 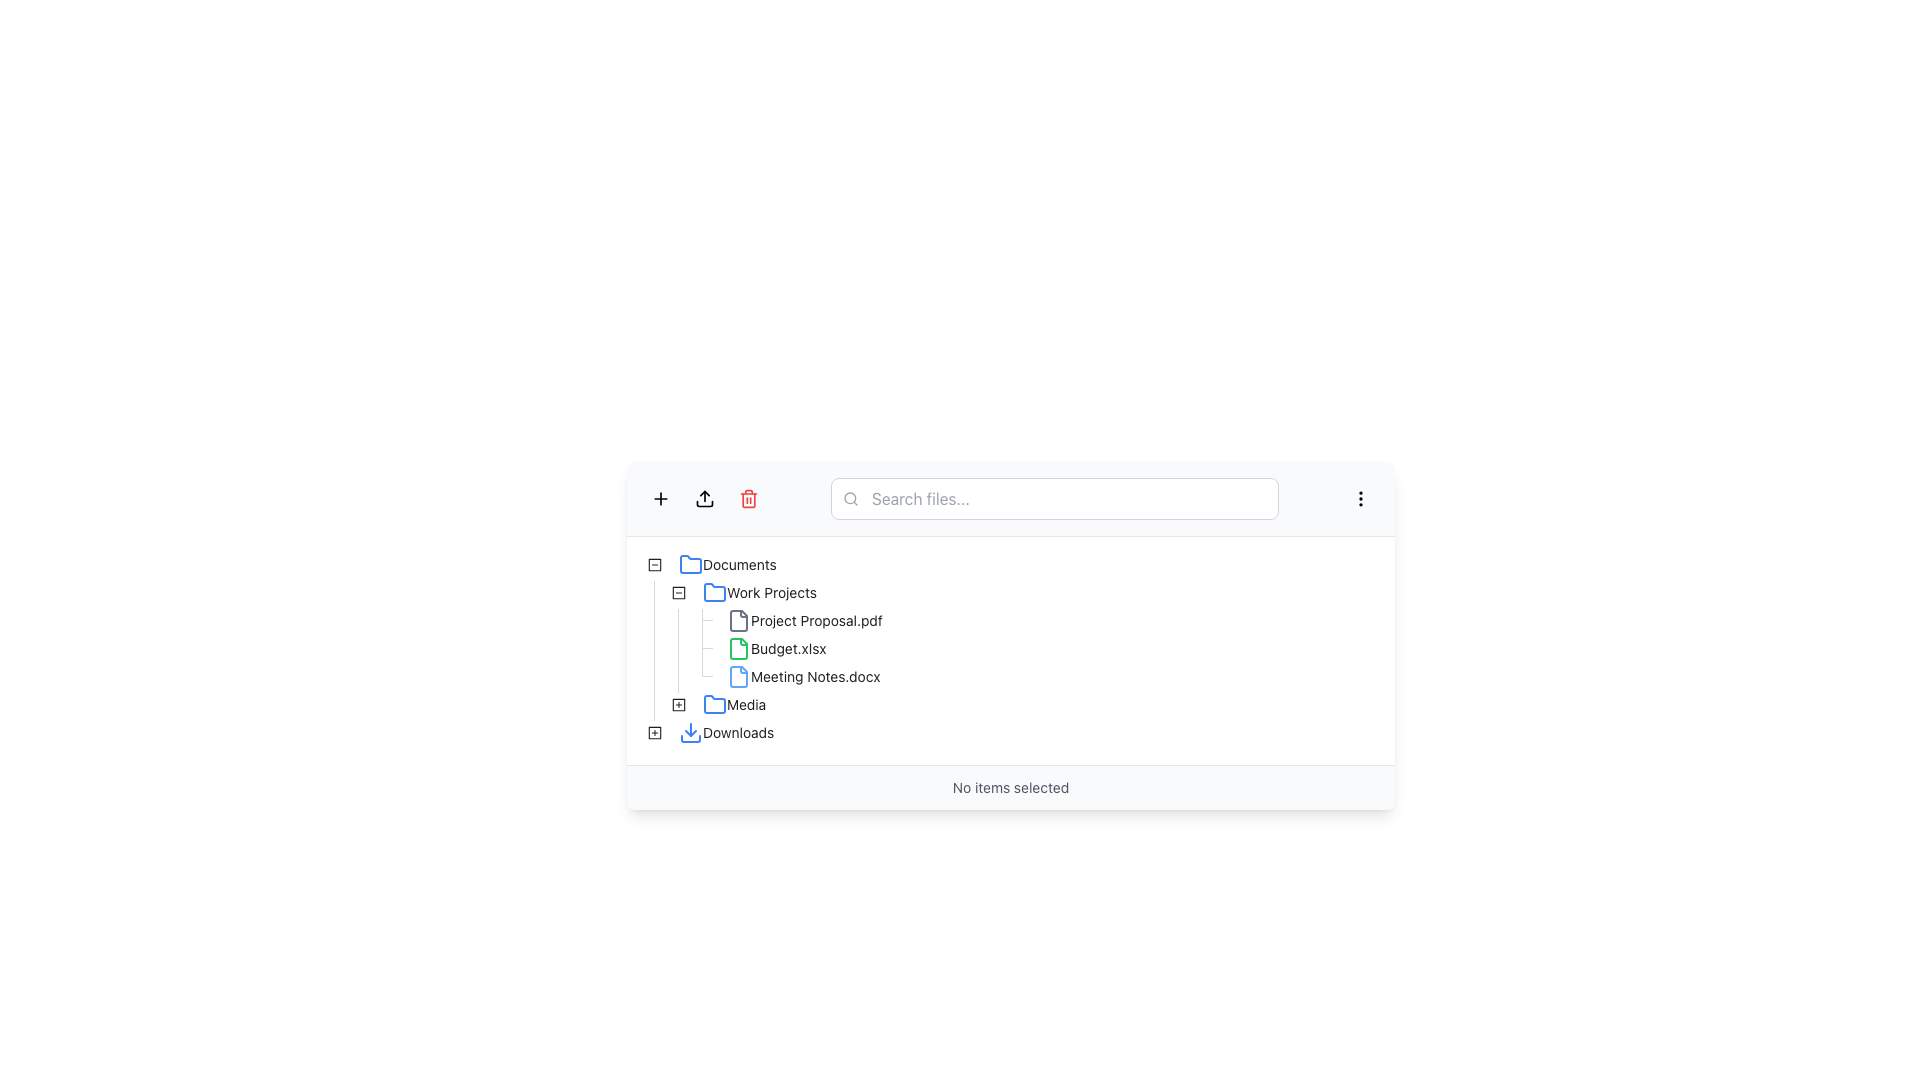 I want to click on the folder icon representing the 'Documents' folder in the file tree, so click(x=691, y=564).